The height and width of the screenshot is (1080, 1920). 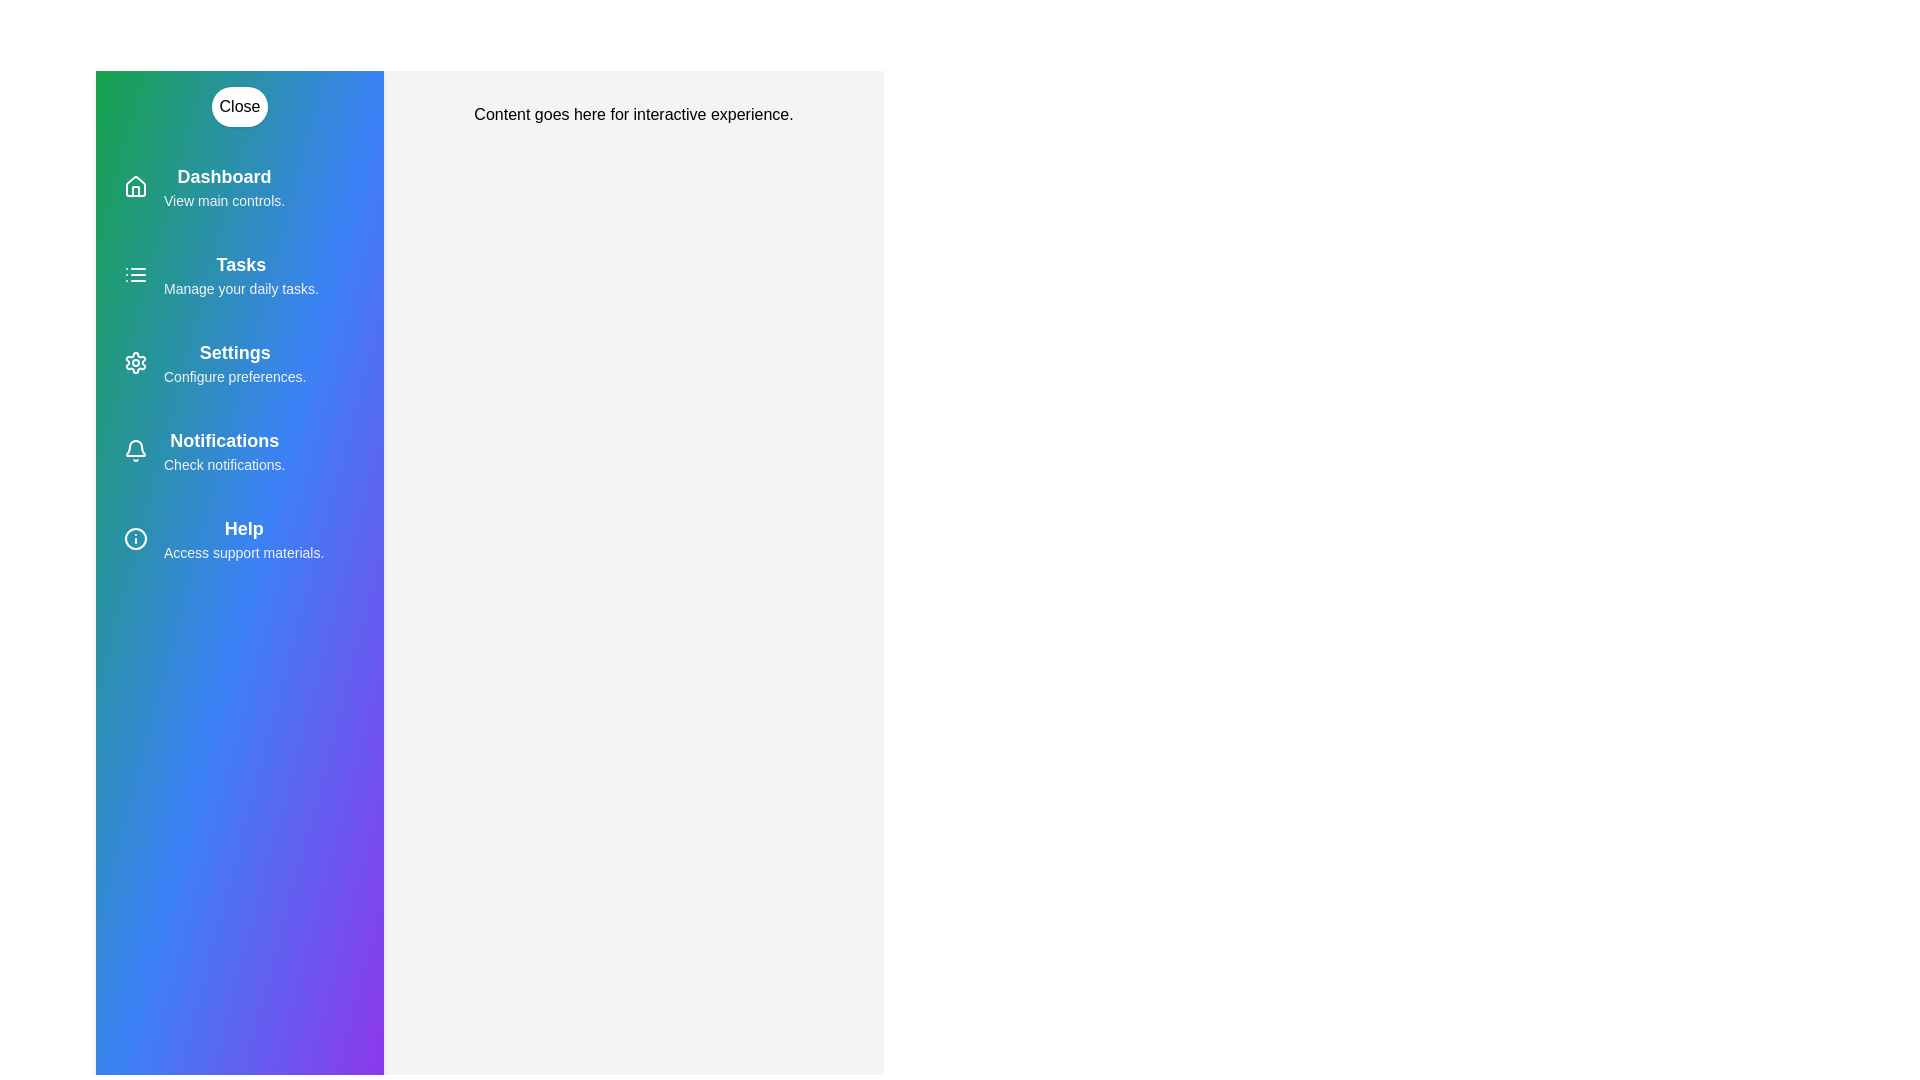 What do you see at coordinates (240, 274) in the screenshot?
I see `the menu item labeled 'Tasks' to highlight it` at bounding box center [240, 274].